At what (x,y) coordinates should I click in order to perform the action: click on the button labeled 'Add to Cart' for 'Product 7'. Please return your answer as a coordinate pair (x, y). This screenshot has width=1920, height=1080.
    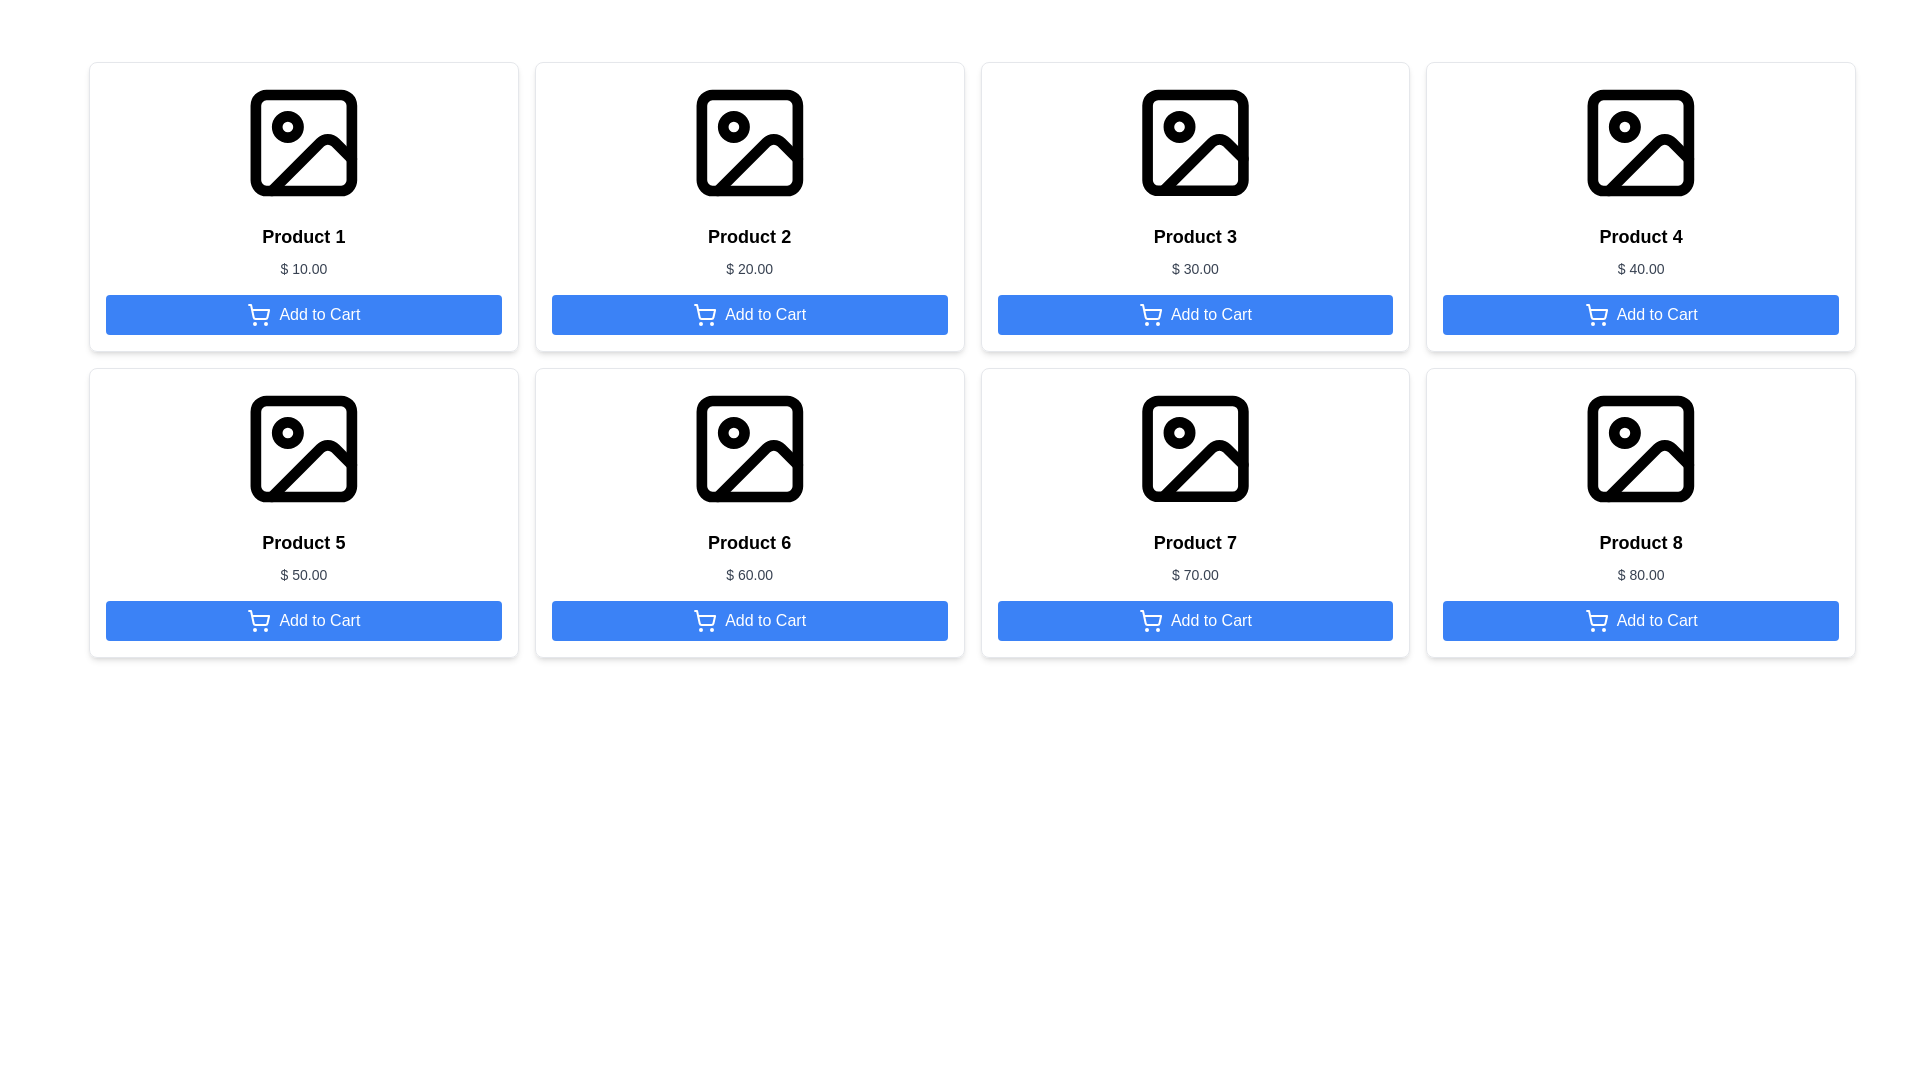
    Looking at the image, I should click on (1195, 620).